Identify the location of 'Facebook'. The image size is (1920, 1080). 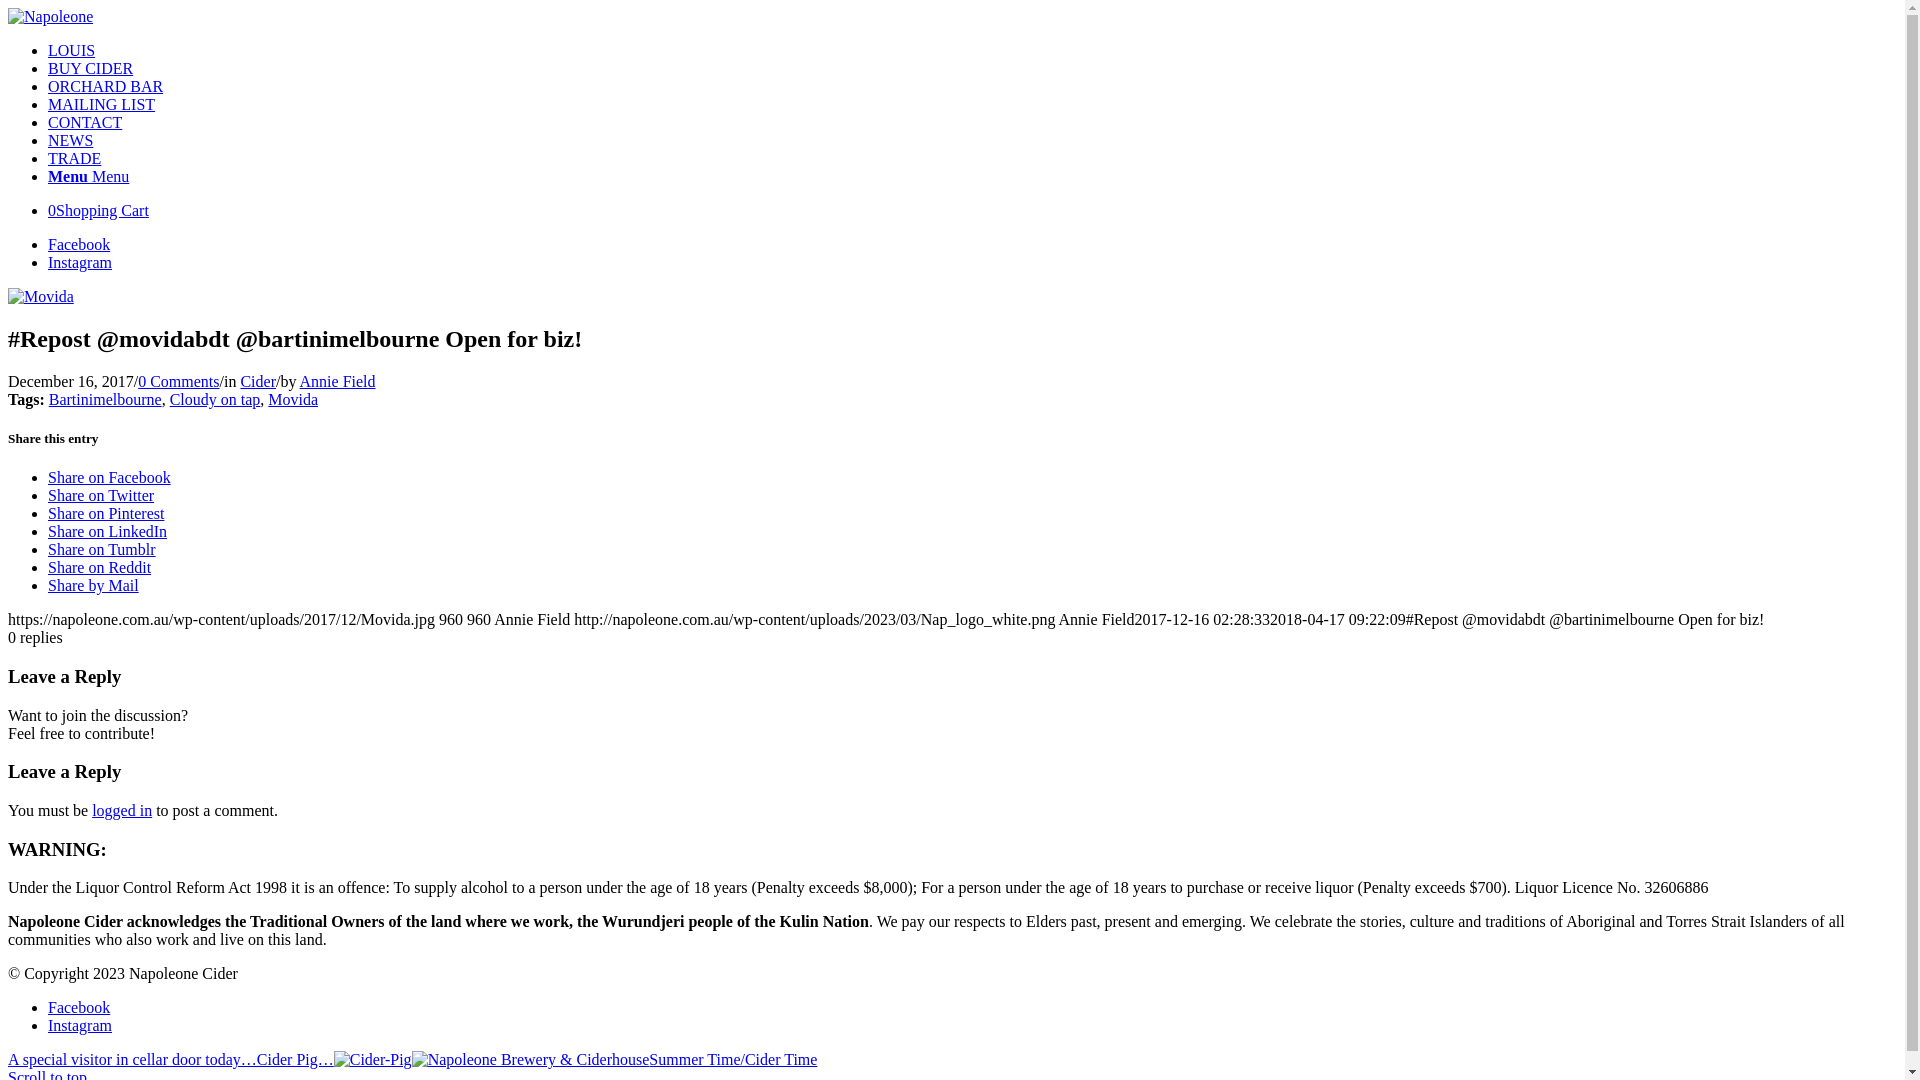
(78, 1007).